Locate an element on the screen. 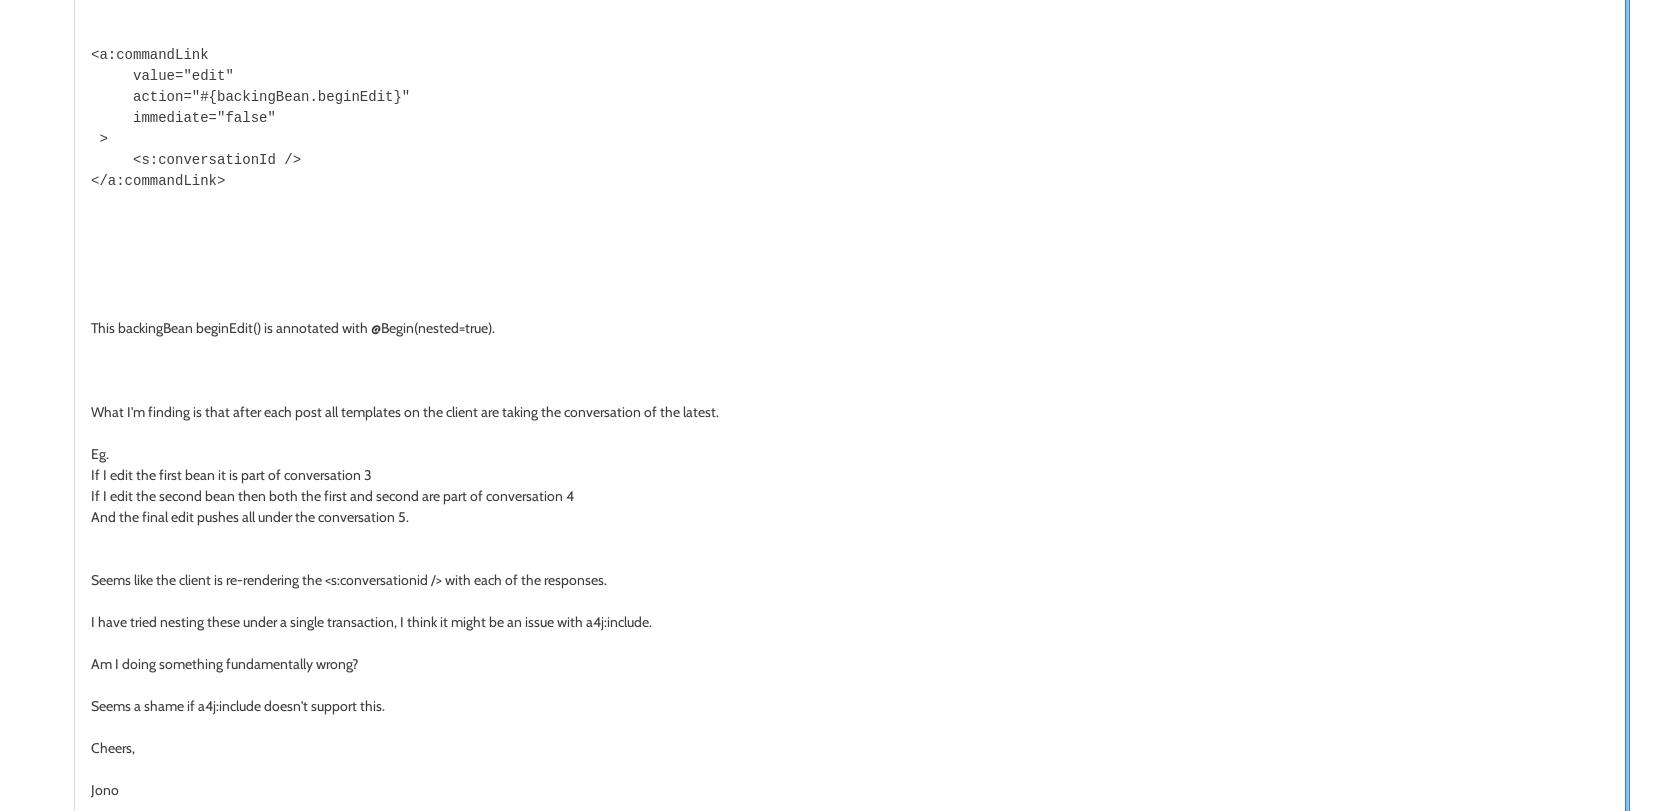 The height and width of the screenshot is (811, 1670). 'Eg.' is located at coordinates (99, 452).